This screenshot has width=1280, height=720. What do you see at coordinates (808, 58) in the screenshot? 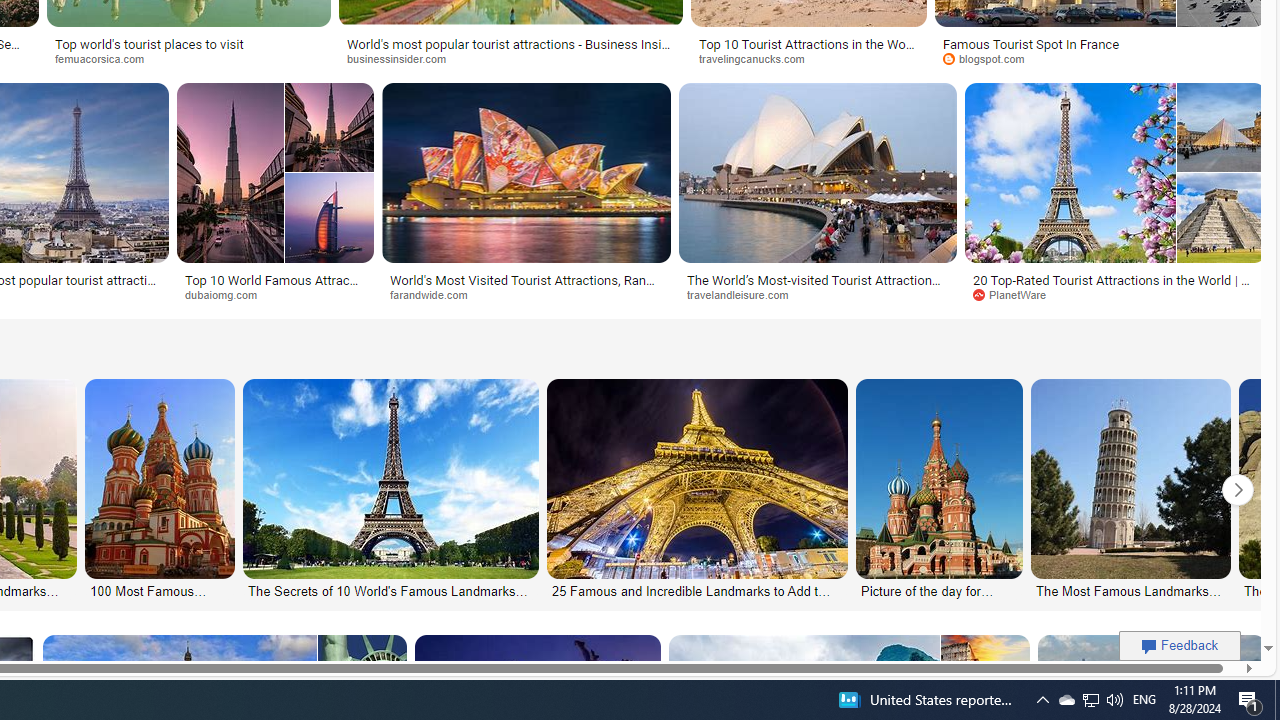
I see `'travelingcanucks.com'` at bounding box center [808, 58].